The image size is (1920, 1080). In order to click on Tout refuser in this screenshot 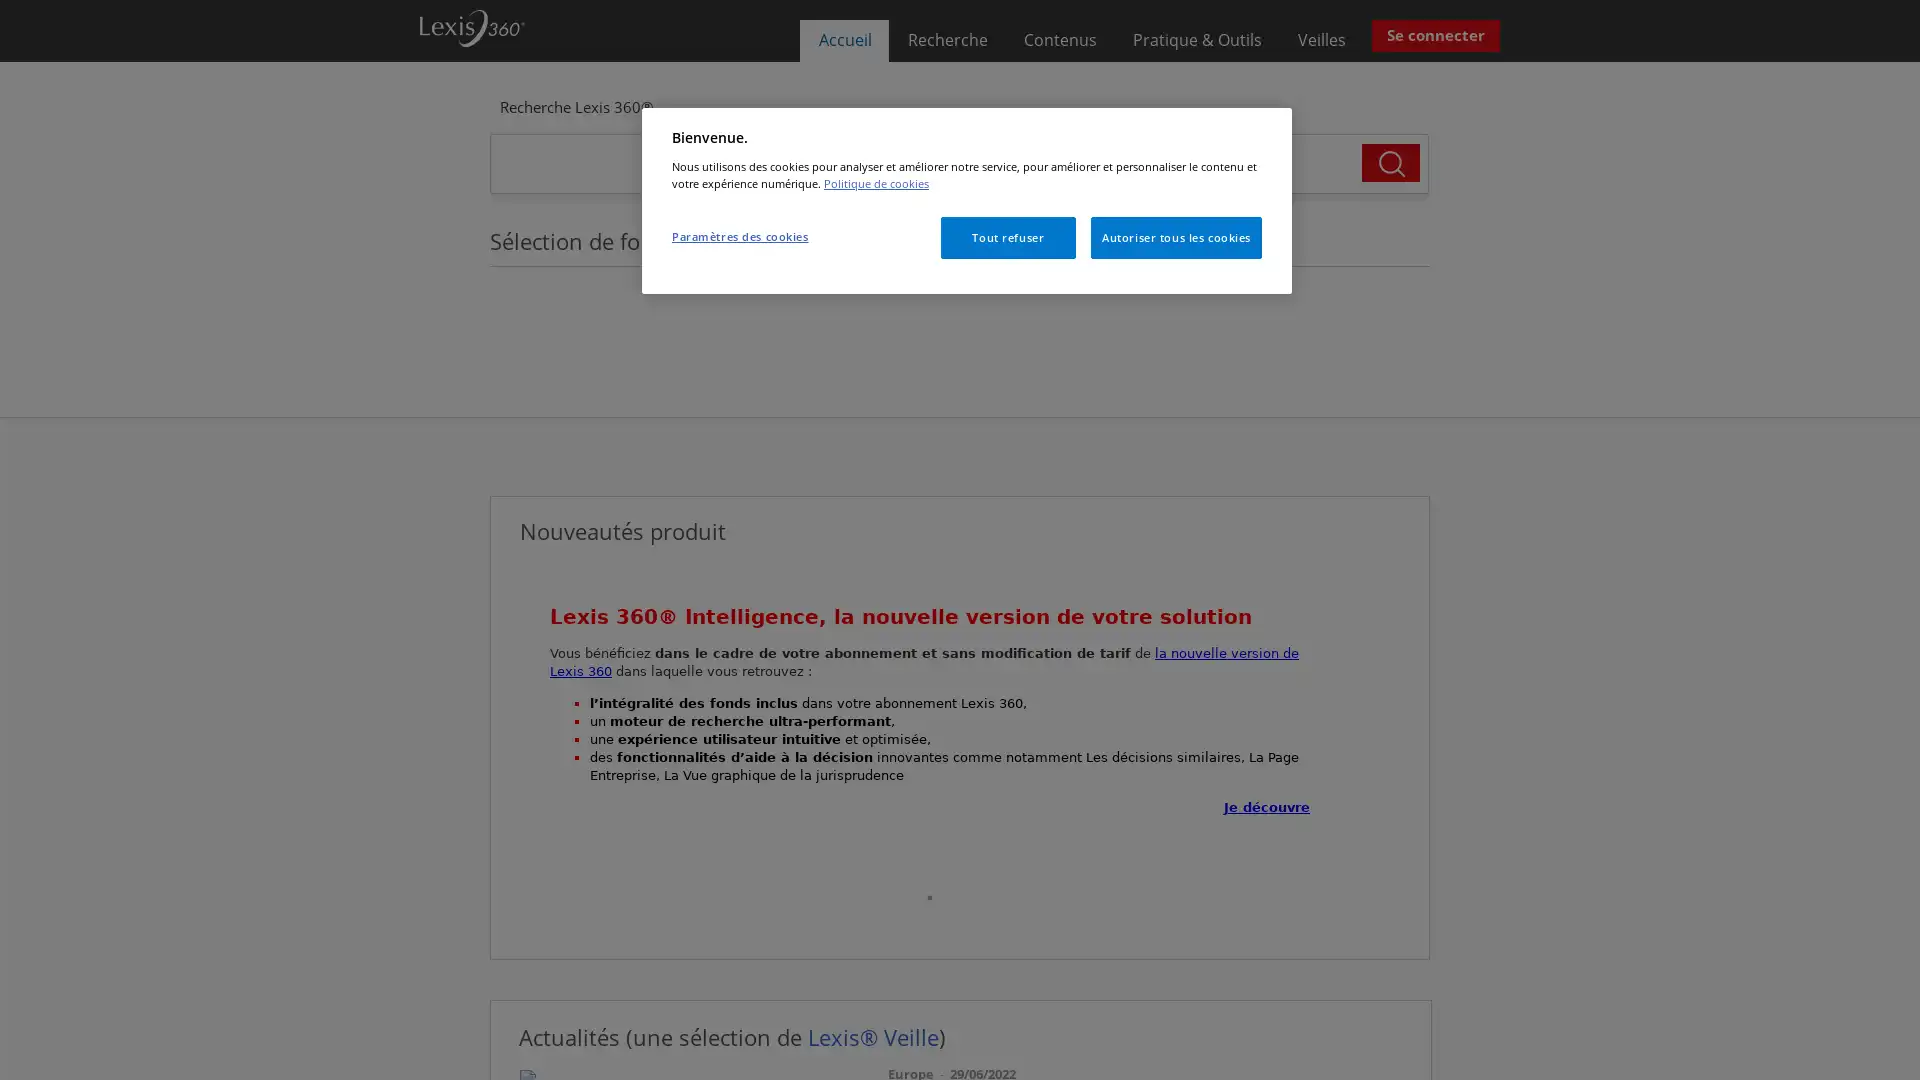, I will do `click(1007, 235)`.